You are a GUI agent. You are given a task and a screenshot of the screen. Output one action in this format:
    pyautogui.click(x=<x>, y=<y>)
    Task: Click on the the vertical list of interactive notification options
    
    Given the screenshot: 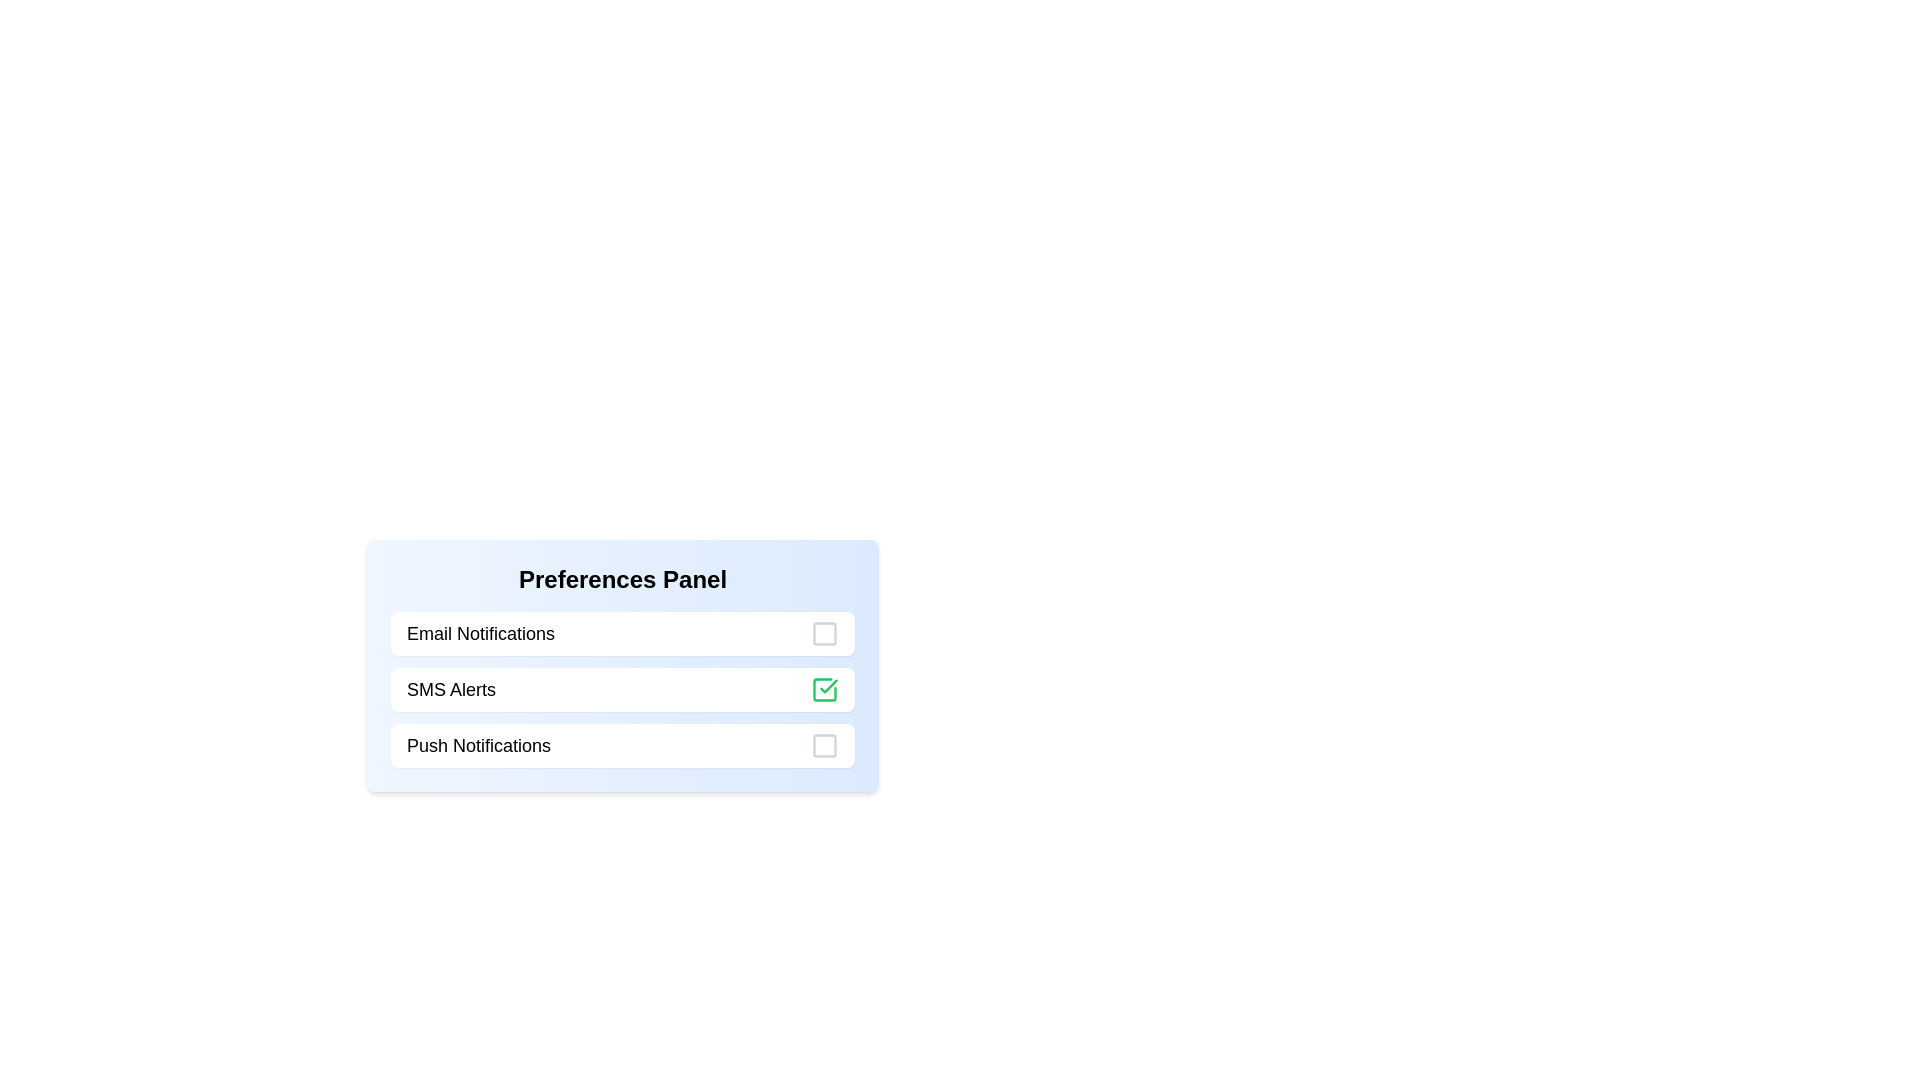 What is the action you would take?
    pyautogui.click(x=622, y=689)
    